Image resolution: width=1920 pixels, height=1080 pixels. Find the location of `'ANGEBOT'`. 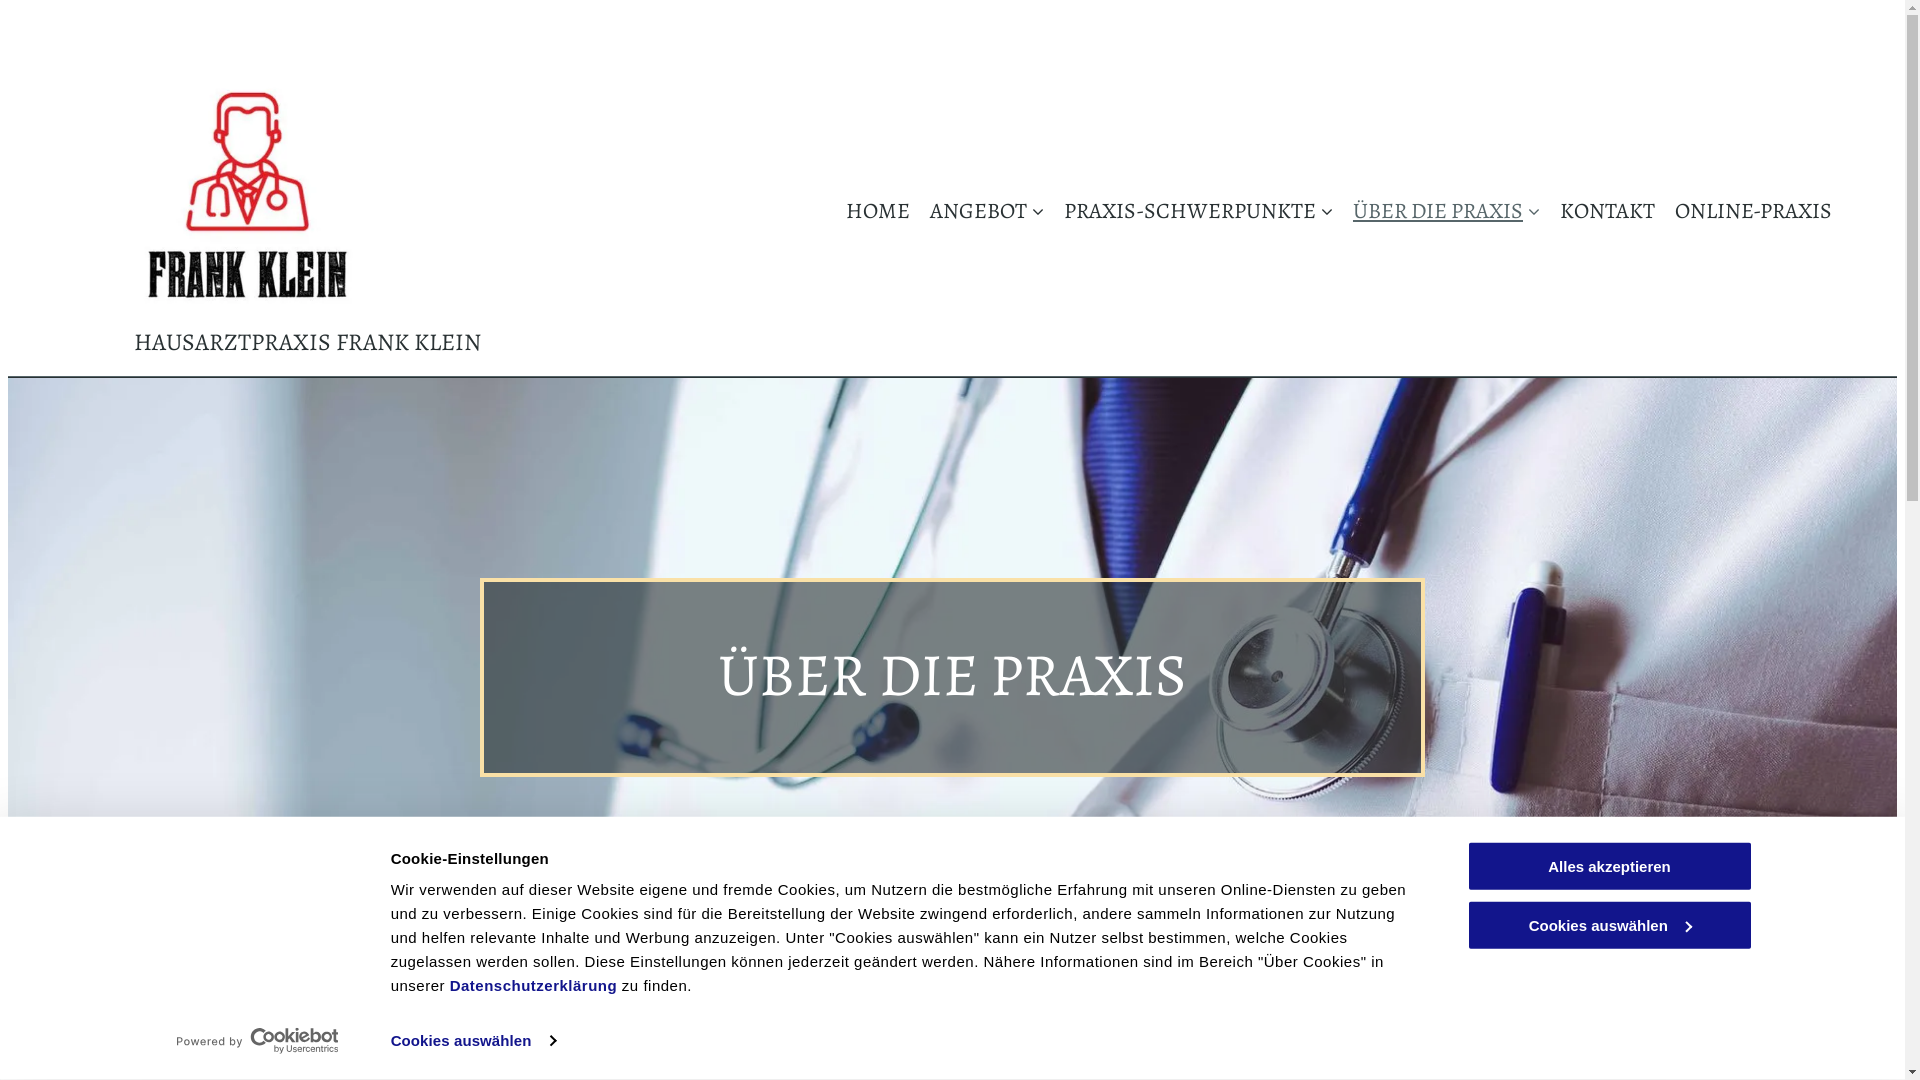

'ANGEBOT' is located at coordinates (977, 210).